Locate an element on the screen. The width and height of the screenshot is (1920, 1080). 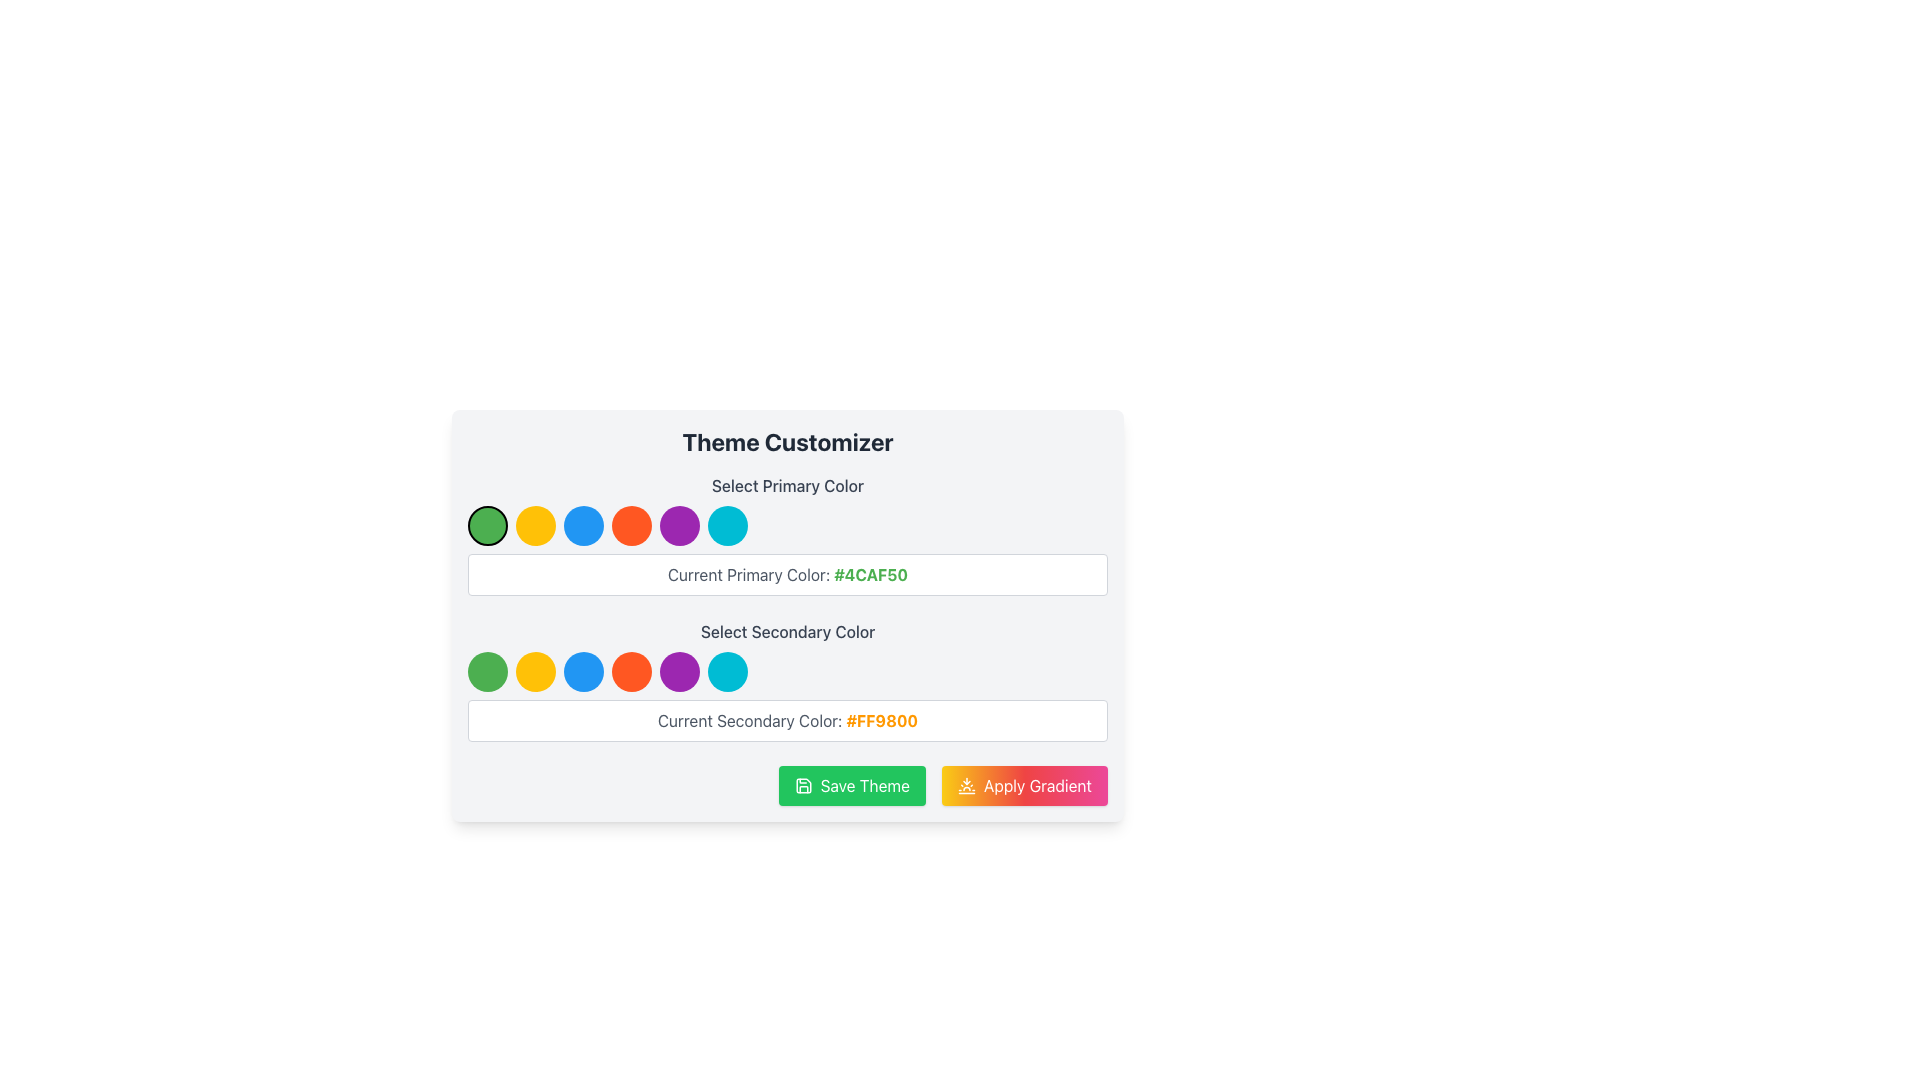
displayed current secondary color value in the Color selection panel located below the 'Select Primary Color' section in the 'Theme Customizer' is located at coordinates (786, 680).